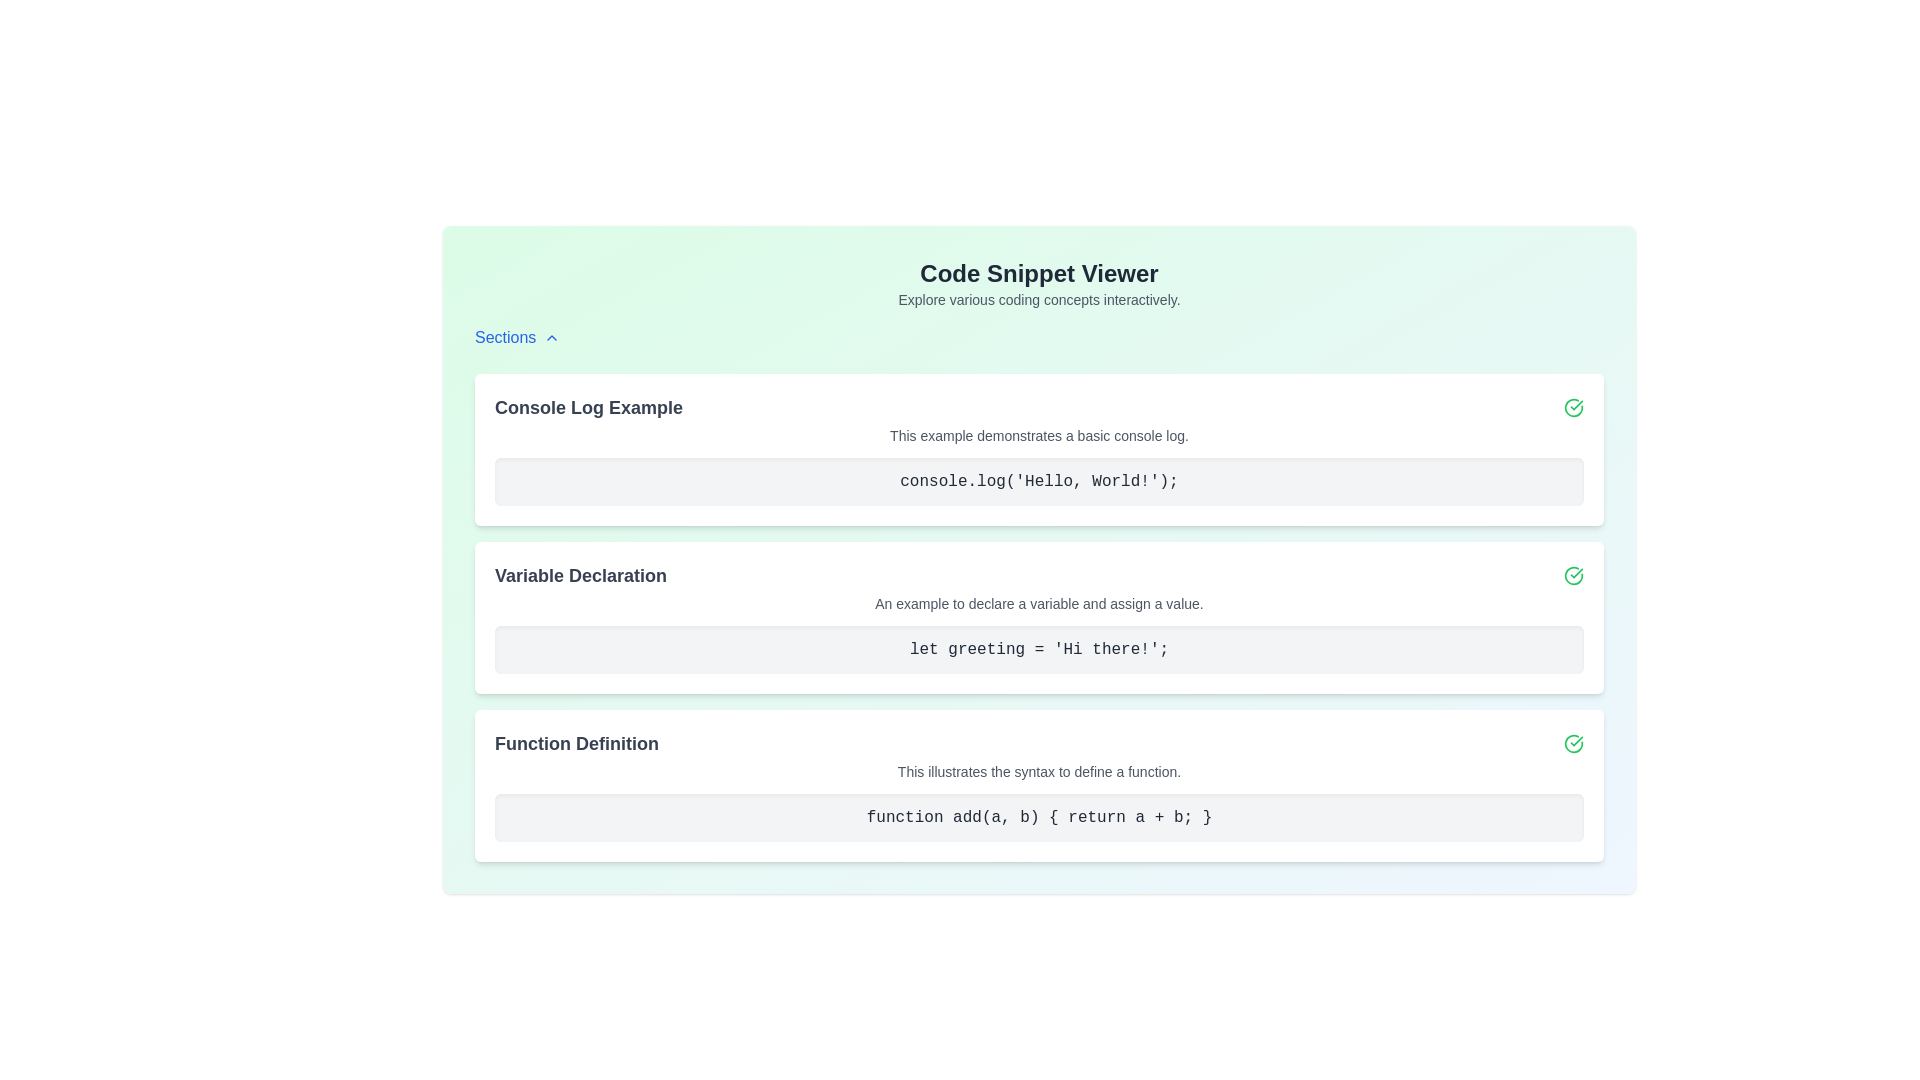  Describe the element at coordinates (575, 744) in the screenshot. I see `the text label that serves as a title for the content section below, which describes the definition of a function in coding` at that location.